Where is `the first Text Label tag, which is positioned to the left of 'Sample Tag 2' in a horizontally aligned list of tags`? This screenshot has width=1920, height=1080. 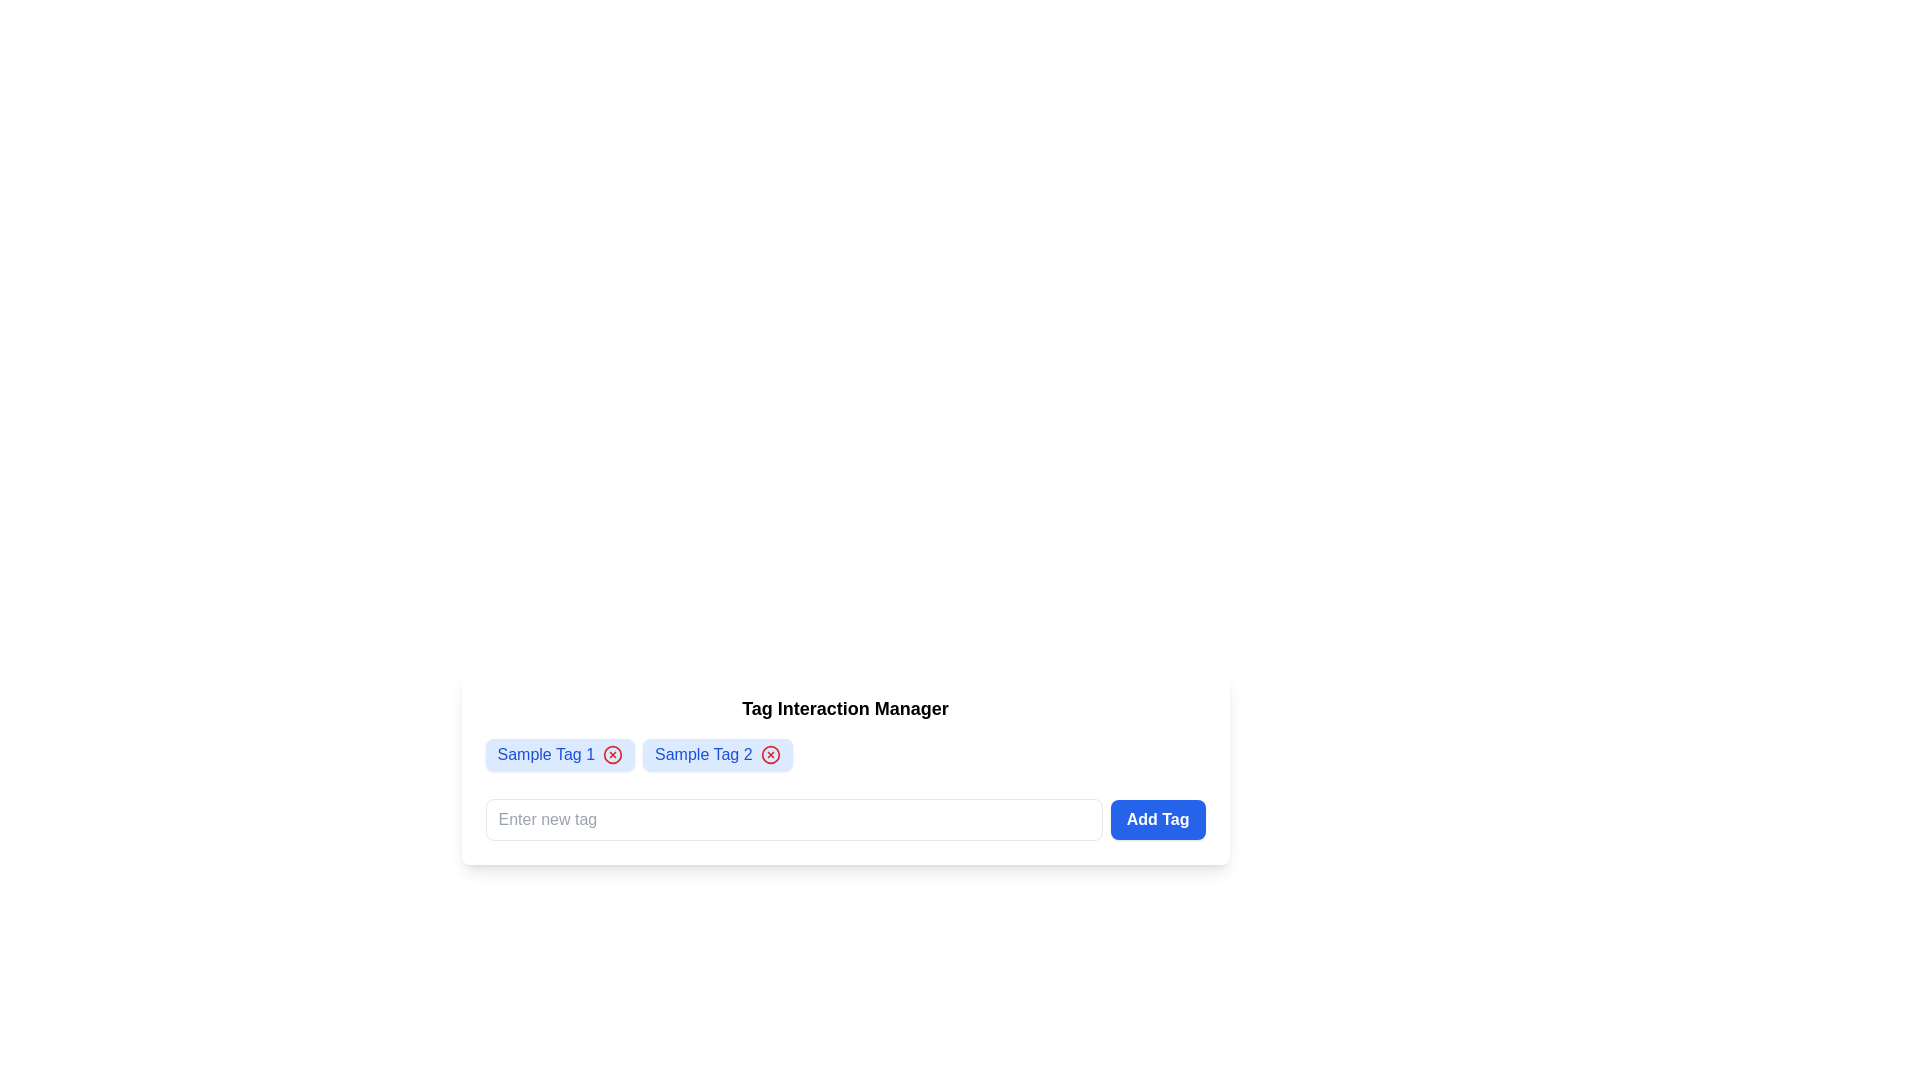
the first Text Label tag, which is positioned to the left of 'Sample Tag 2' in a horizontally aligned list of tags is located at coordinates (546, 755).